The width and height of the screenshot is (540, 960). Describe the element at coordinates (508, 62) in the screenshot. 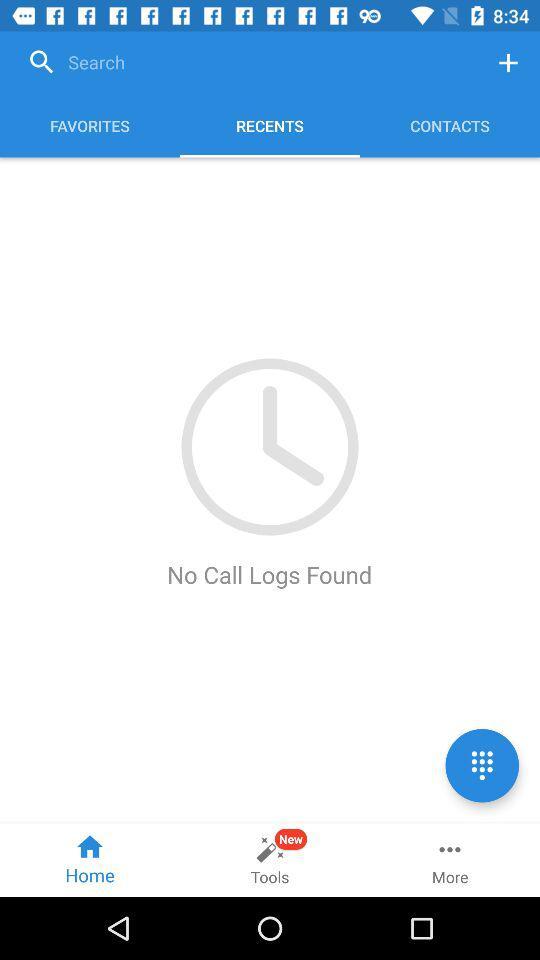

I see `open menu` at that location.